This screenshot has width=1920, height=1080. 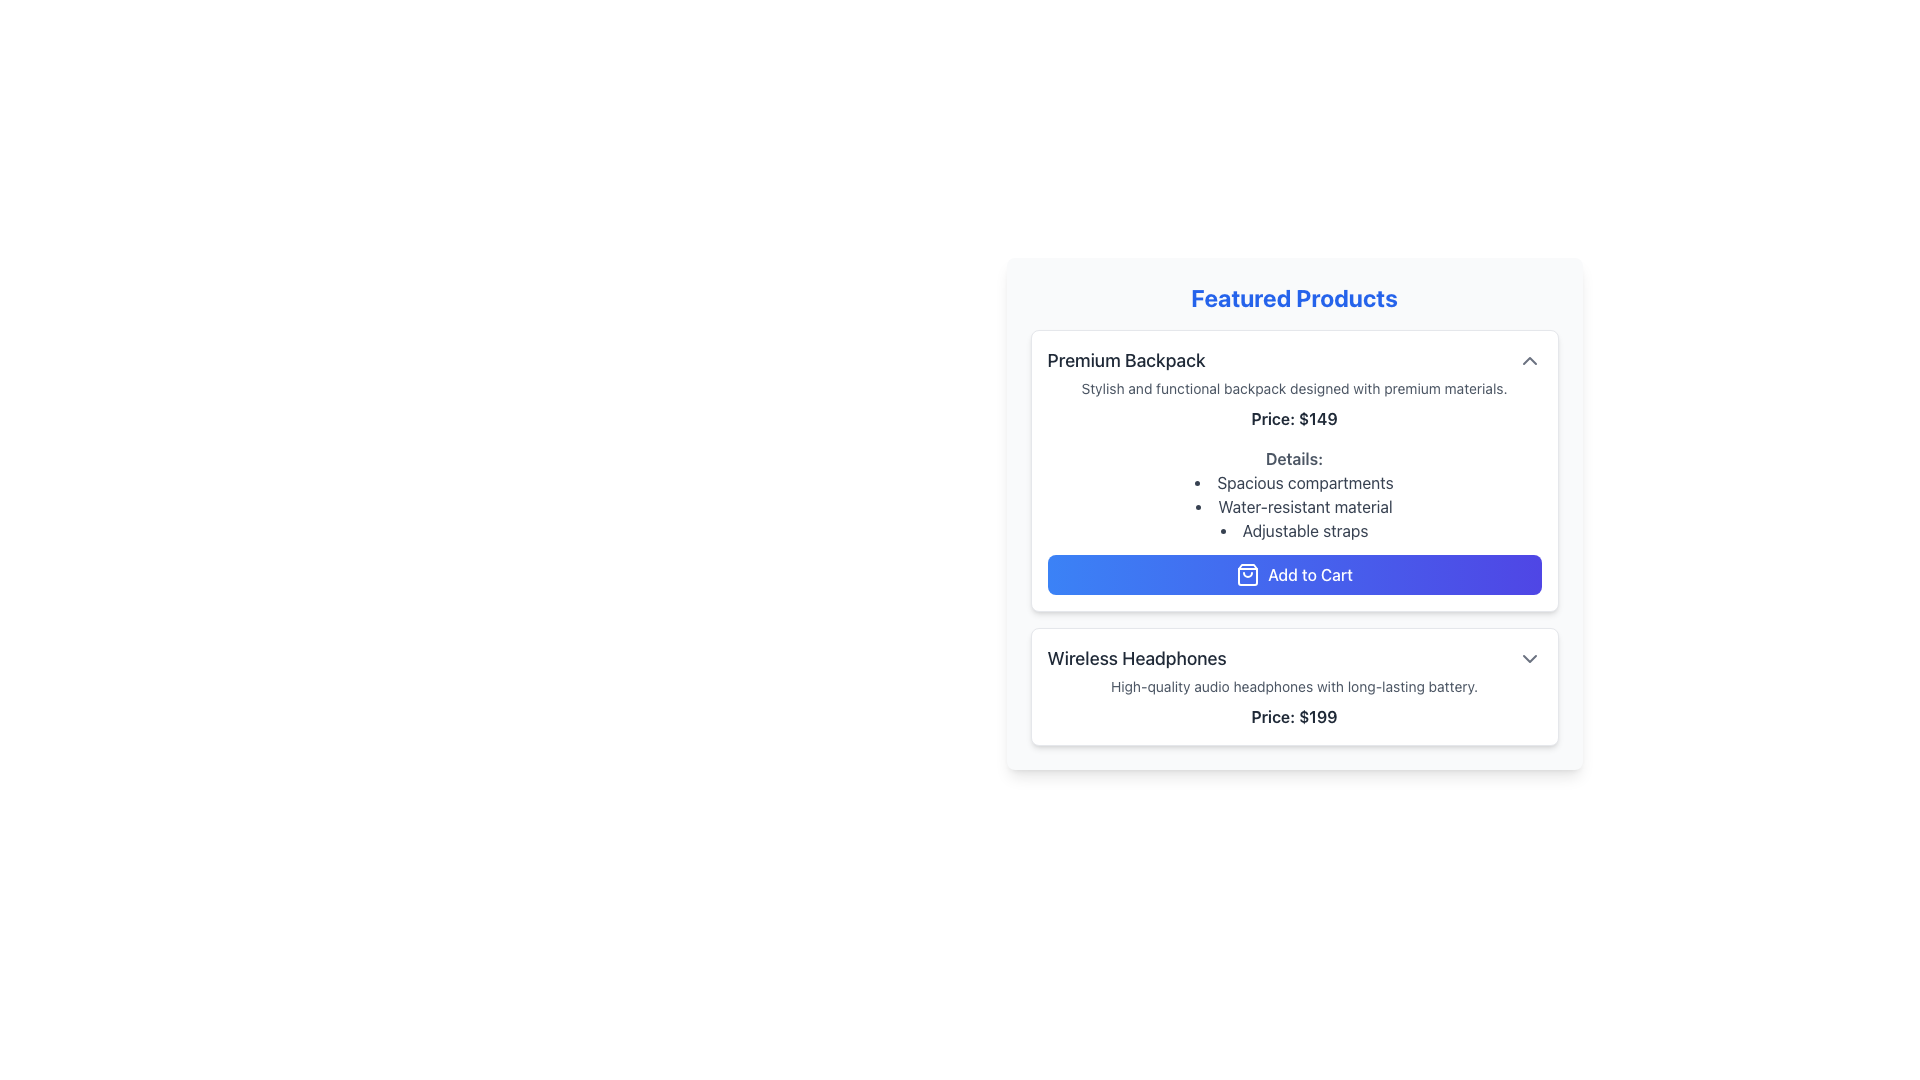 I want to click on the 'Add to Cart' button located at the bottom of the 'Premium Backpack' product description section for visual feedback, so click(x=1294, y=574).